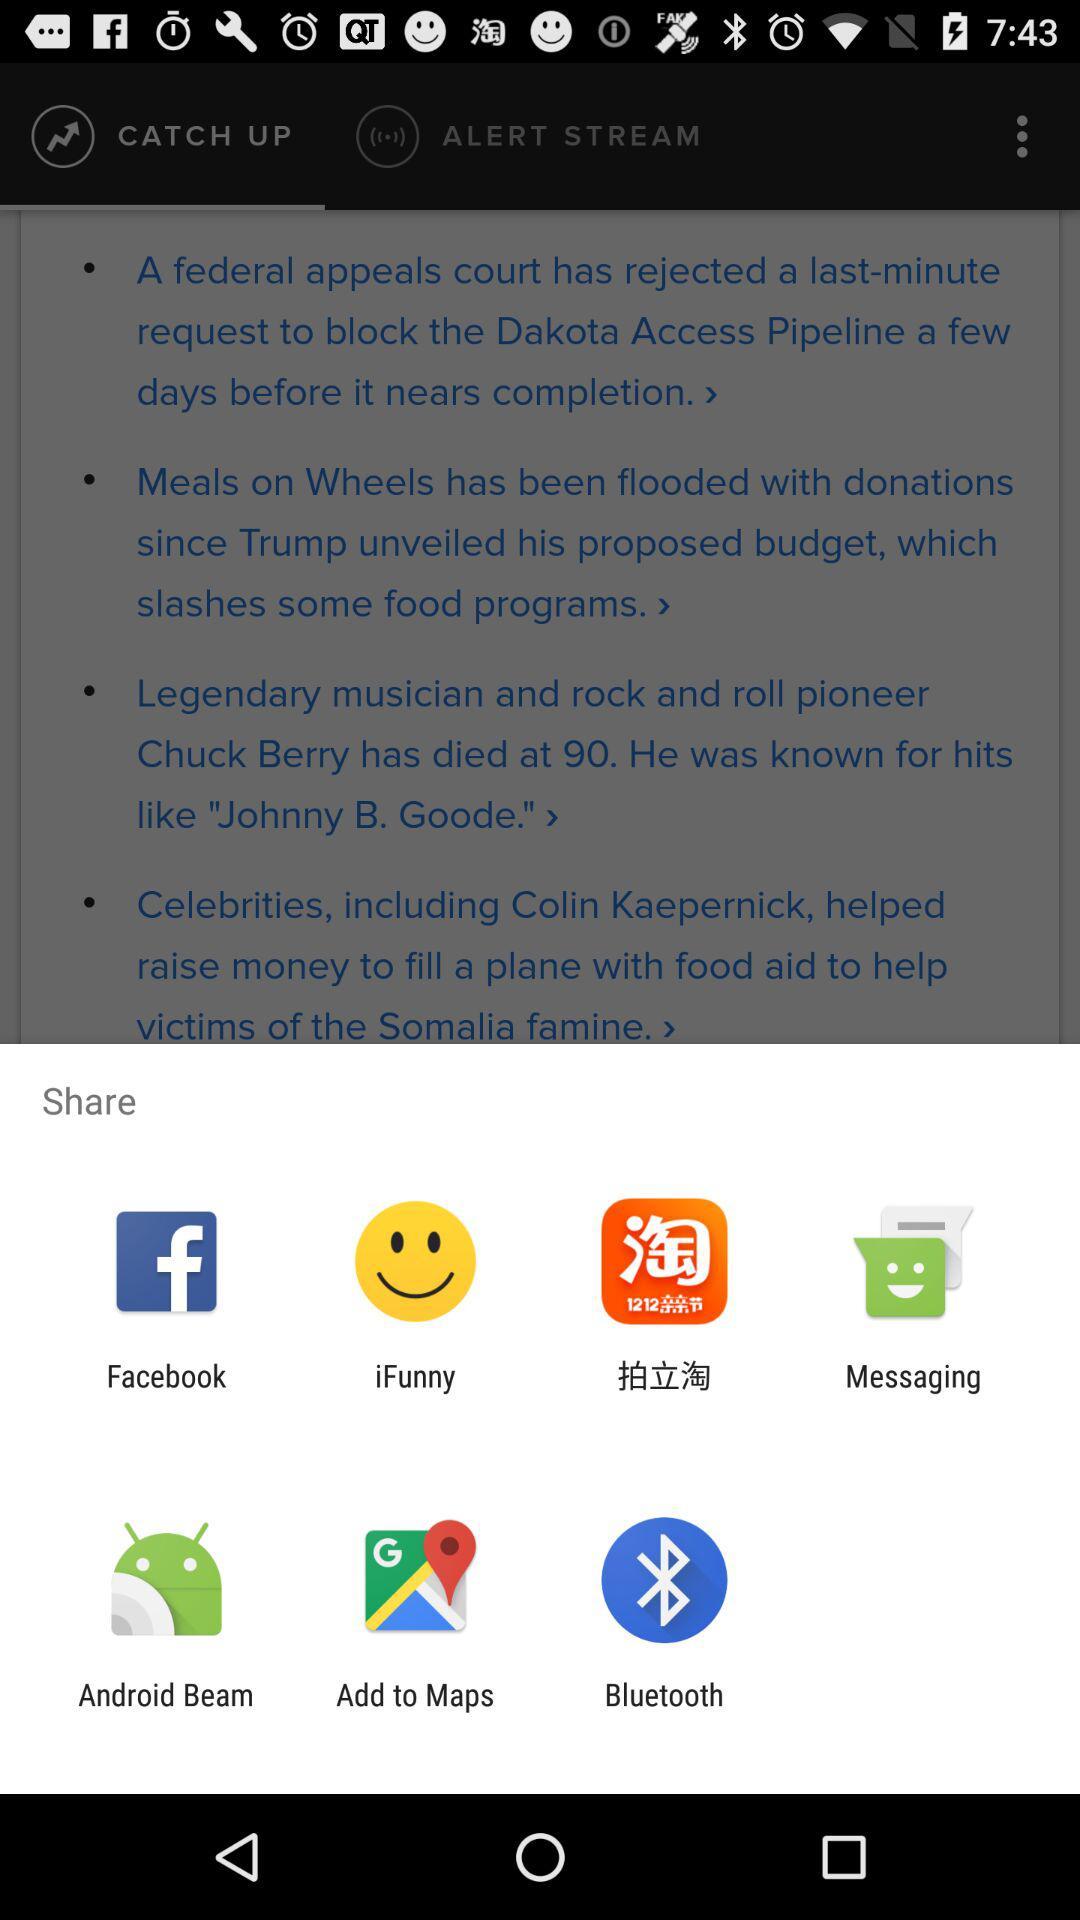  I want to click on icon to the left of the bluetooth app, so click(414, 1711).